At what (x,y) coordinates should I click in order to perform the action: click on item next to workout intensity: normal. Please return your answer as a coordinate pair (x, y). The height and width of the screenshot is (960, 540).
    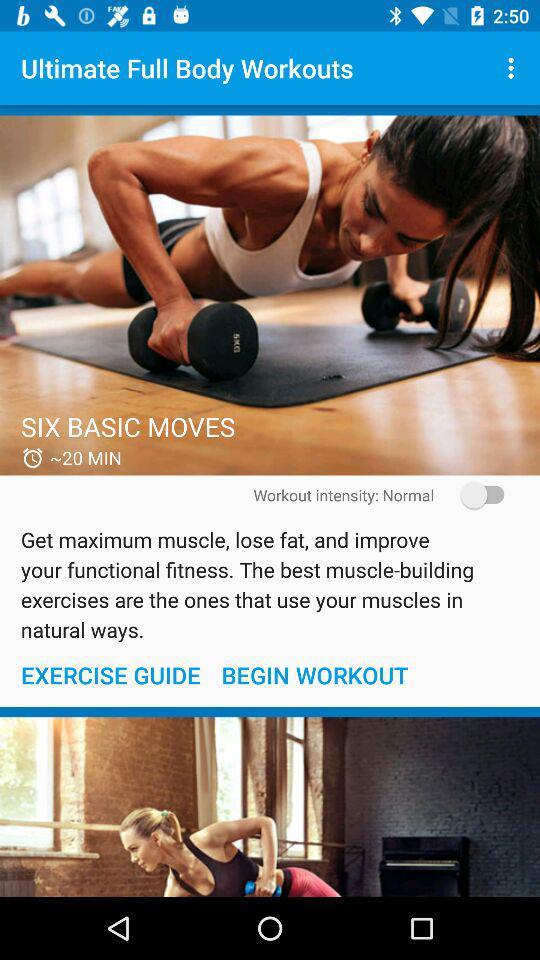
    Looking at the image, I should click on (475, 494).